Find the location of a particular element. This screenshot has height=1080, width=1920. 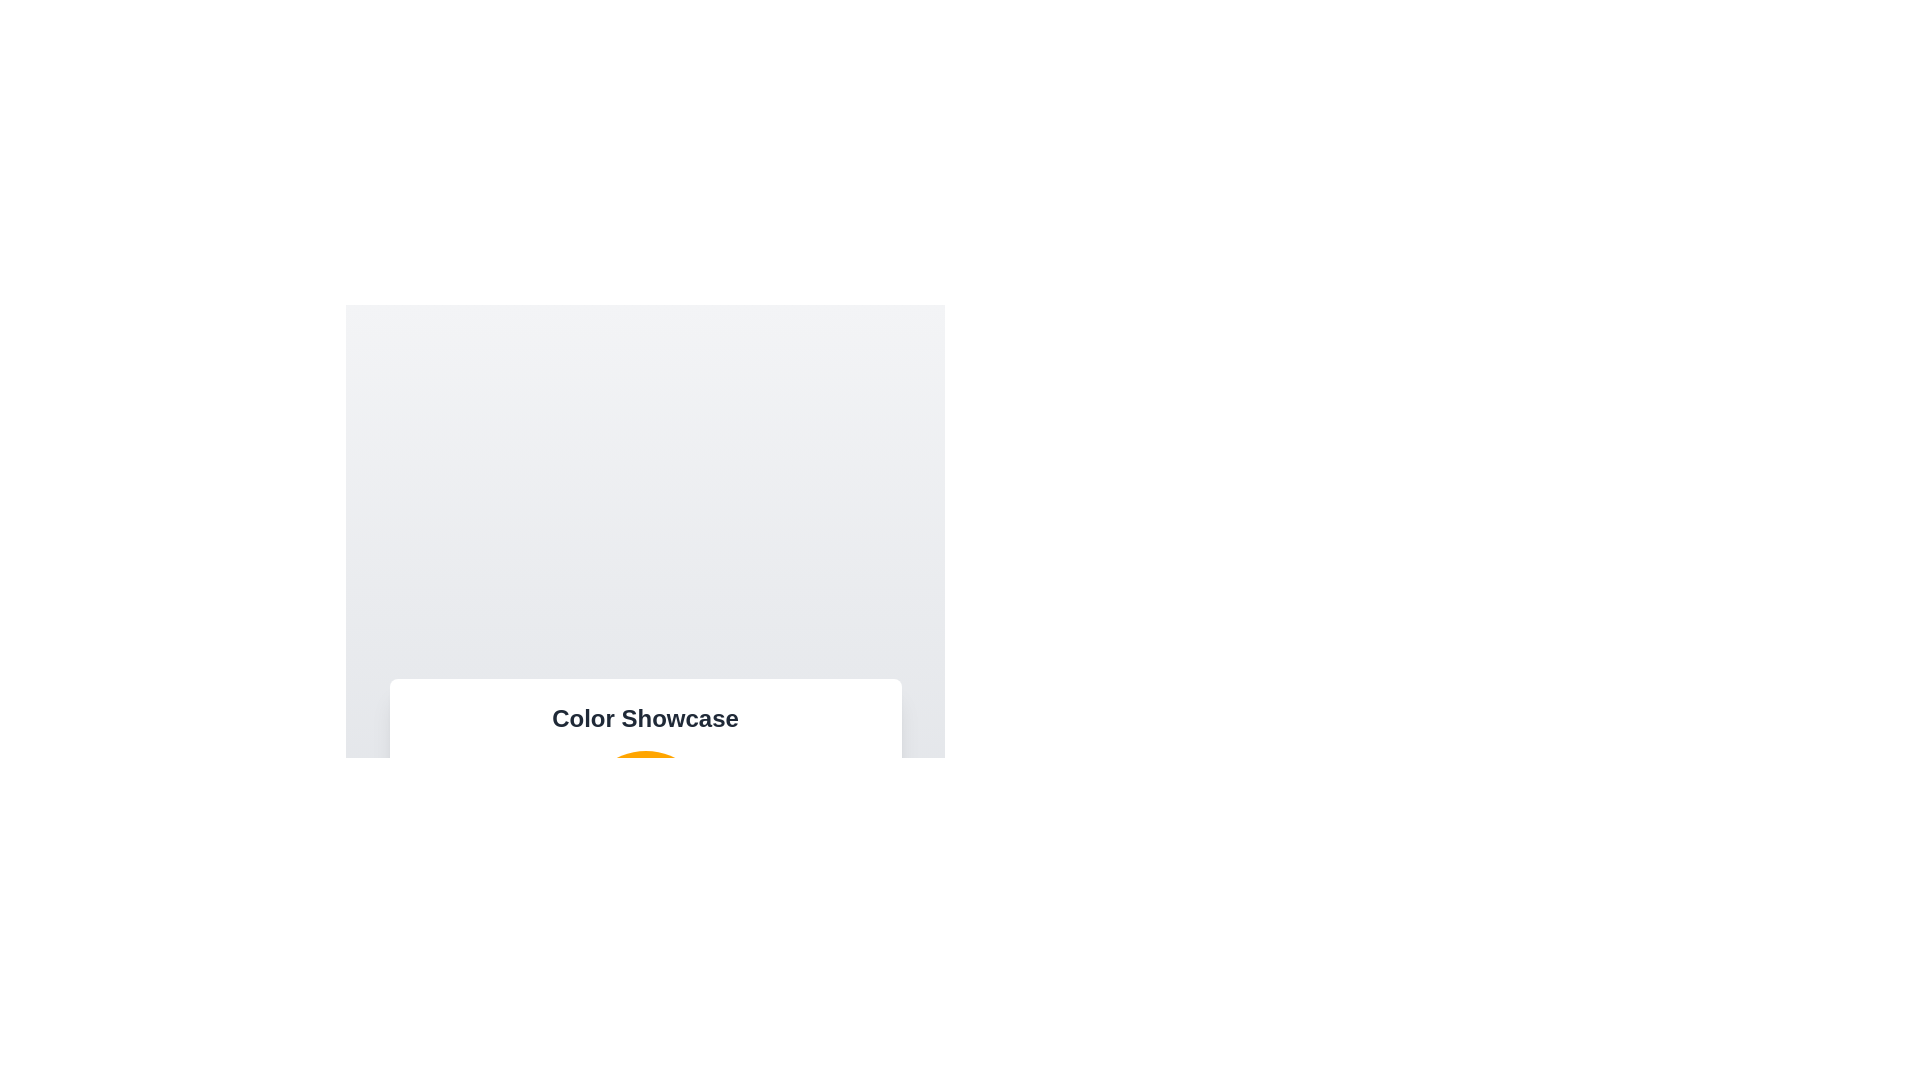

the 'Color Showcase' text label, which is displayed in bold, large dark gray font at the top of a centered card with a white background is located at coordinates (645, 717).